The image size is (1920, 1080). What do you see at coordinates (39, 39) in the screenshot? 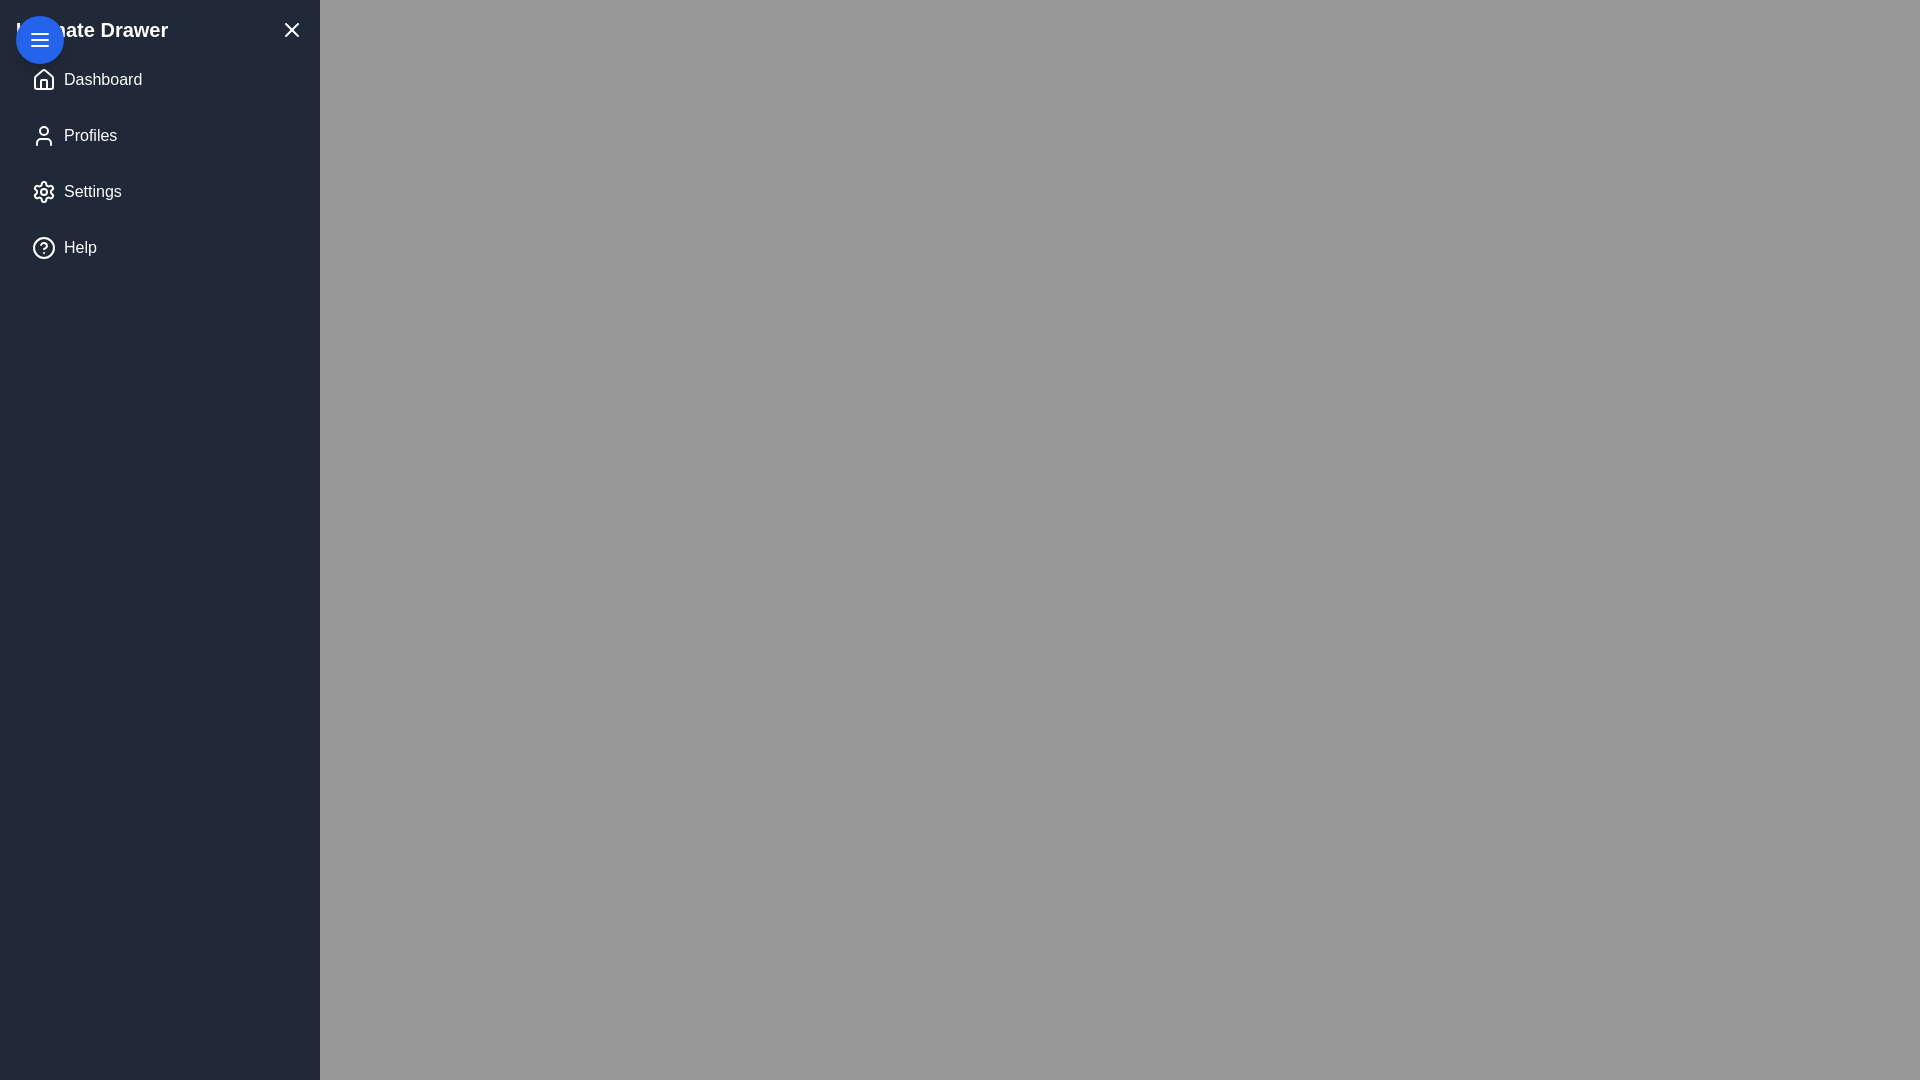
I see `the circular blue button with a white menu icon located in the top-left corner of the sidebar, above the 'Ultimate Drawer' text label` at bounding box center [39, 39].